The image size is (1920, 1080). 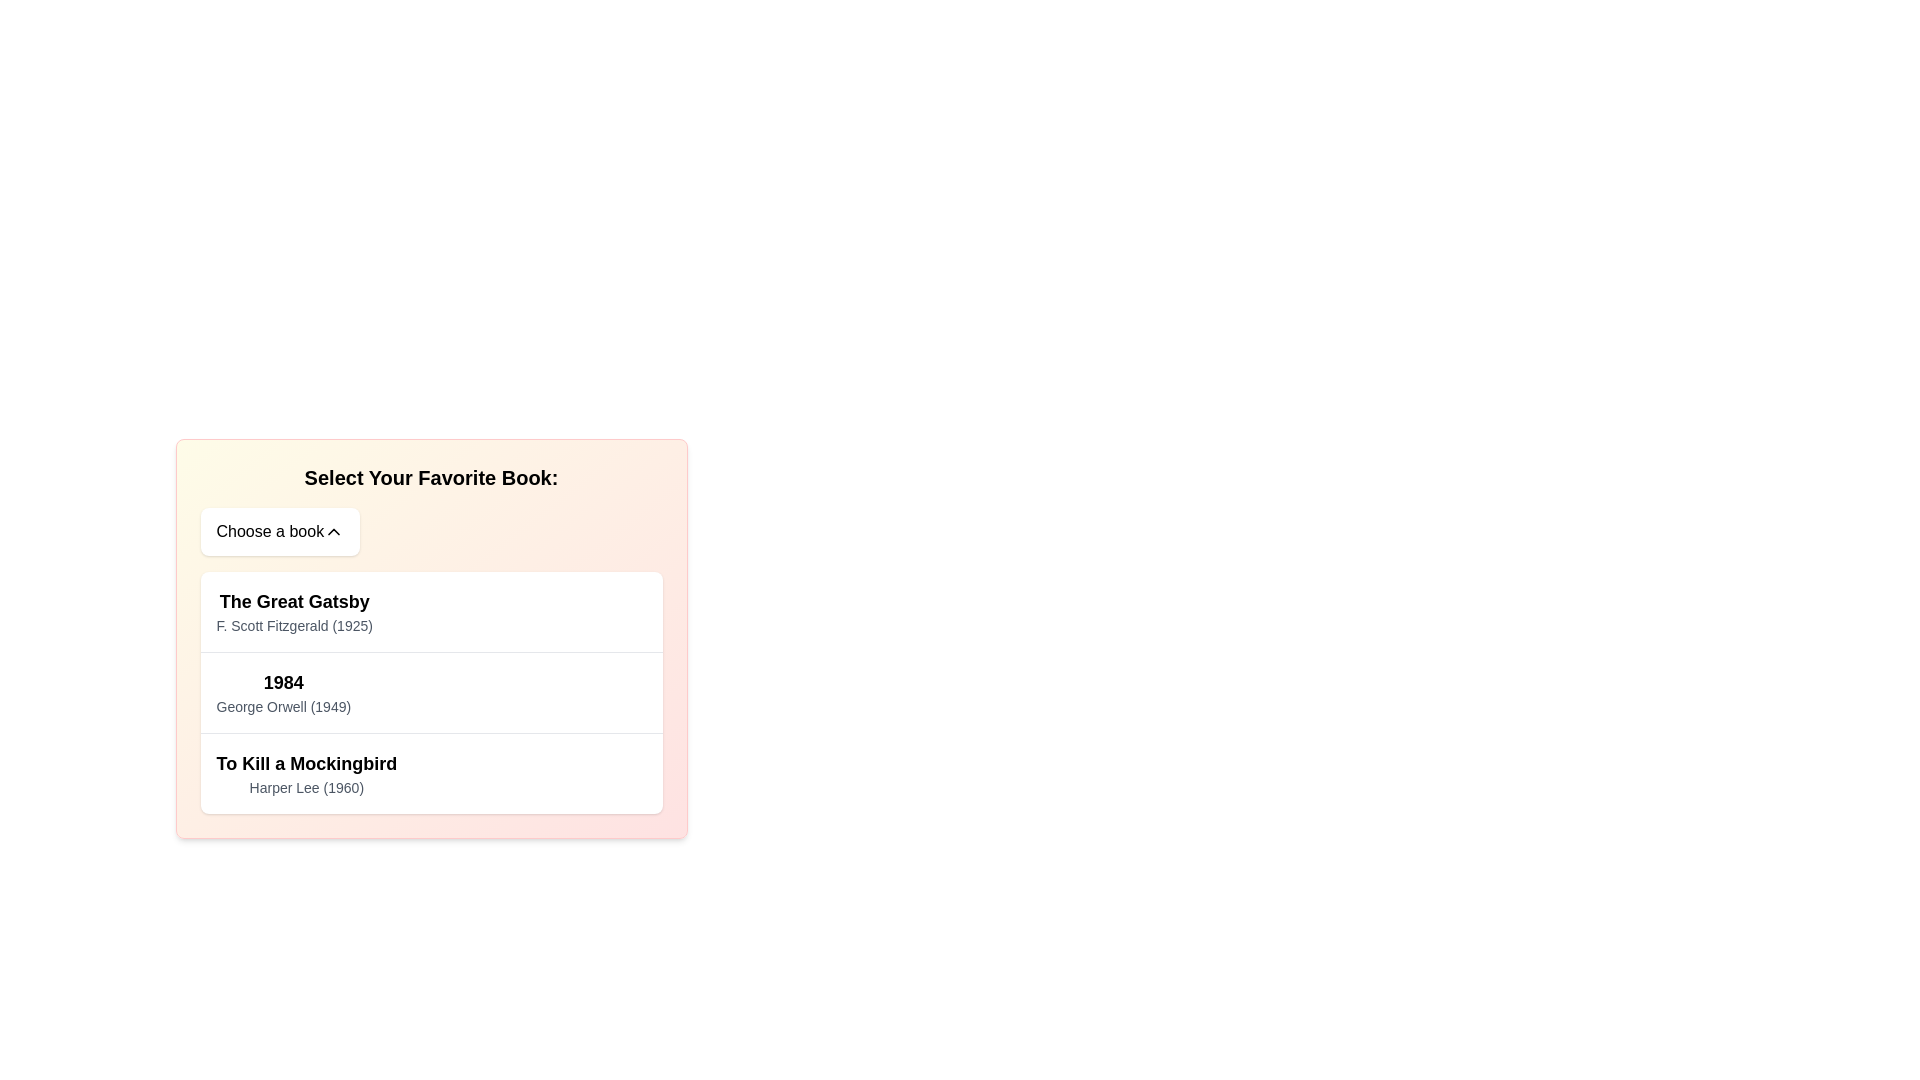 What do you see at coordinates (293, 624) in the screenshot?
I see `the text displaying the author and publication year 'F. Scott Fitzgerald (1925)', which is styled in a smaller gray font and positioned directly below the title 'The Great Gatsby'` at bounding box center [293, 624].